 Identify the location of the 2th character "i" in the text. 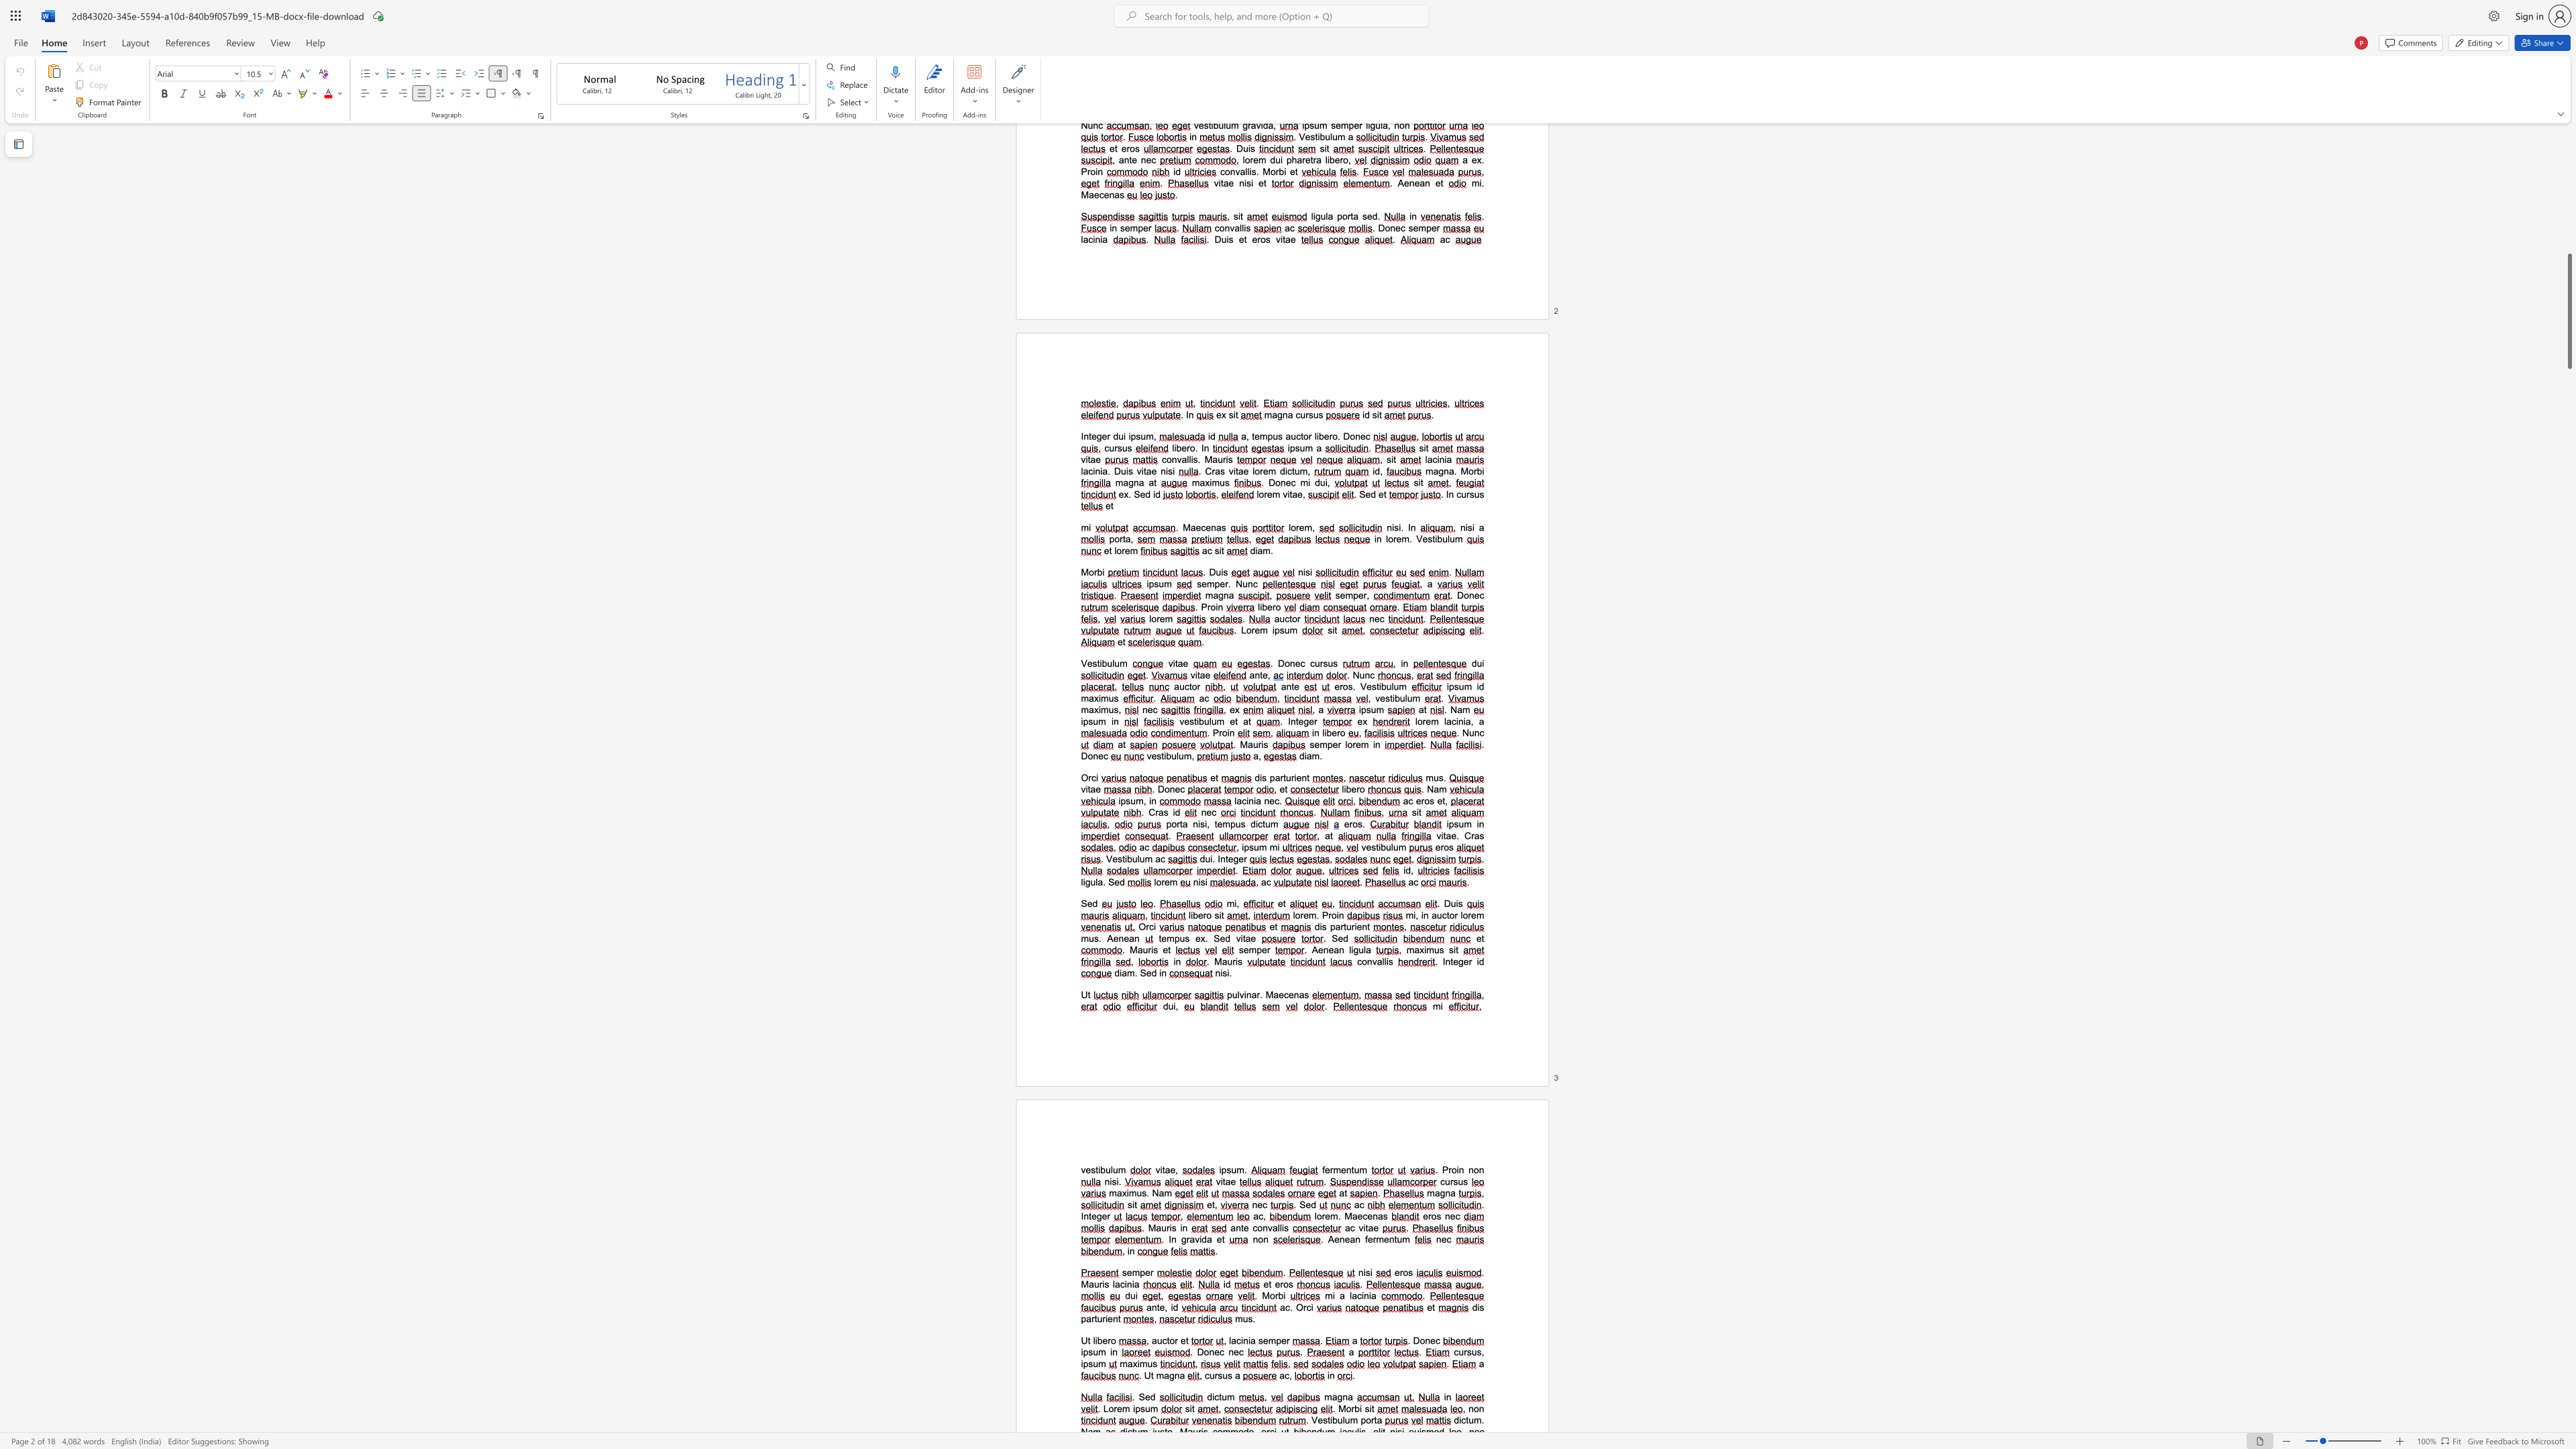
(1111, 1351).